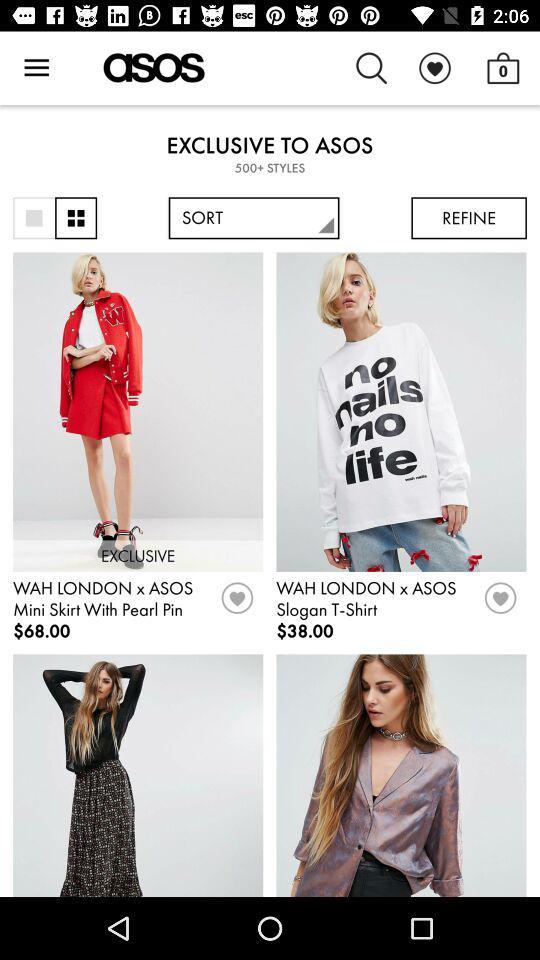 The width and height of the screenshot is (540, 960). I want to click on the image which is above the text slogan tshirt, so click(401, 411).